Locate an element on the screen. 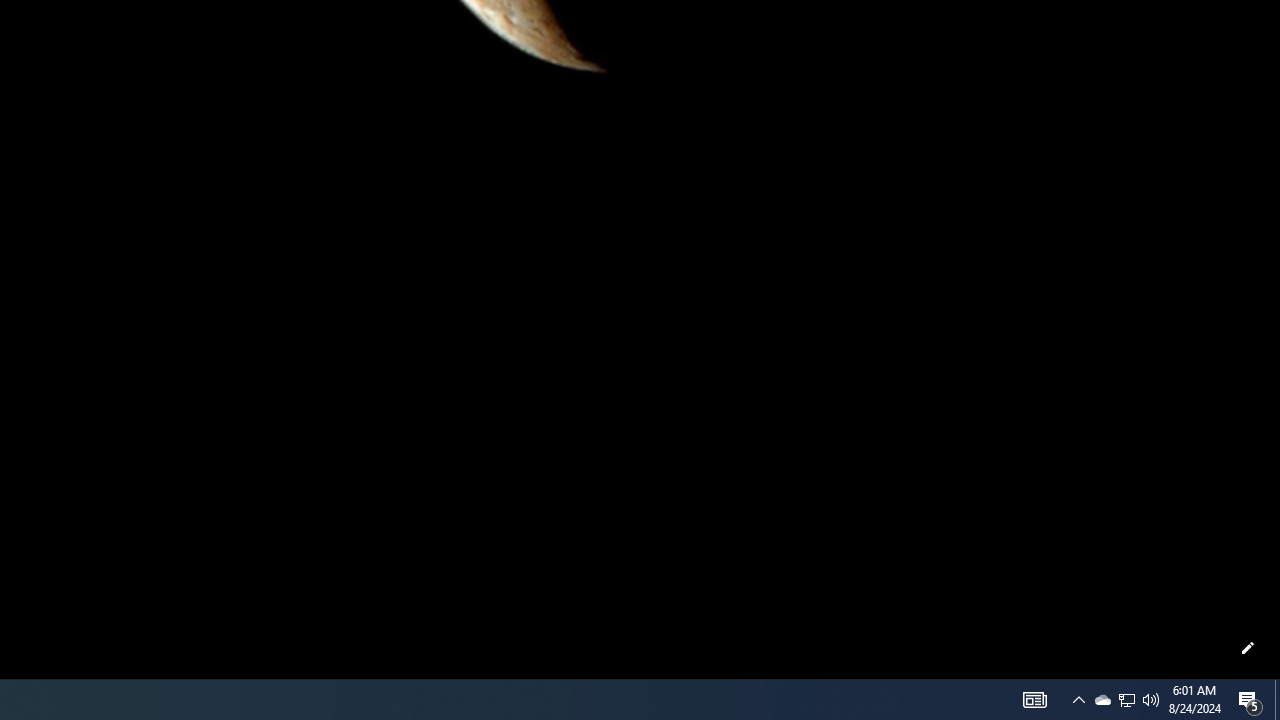  'Customize this page' is located at coordinates (1247, 648).